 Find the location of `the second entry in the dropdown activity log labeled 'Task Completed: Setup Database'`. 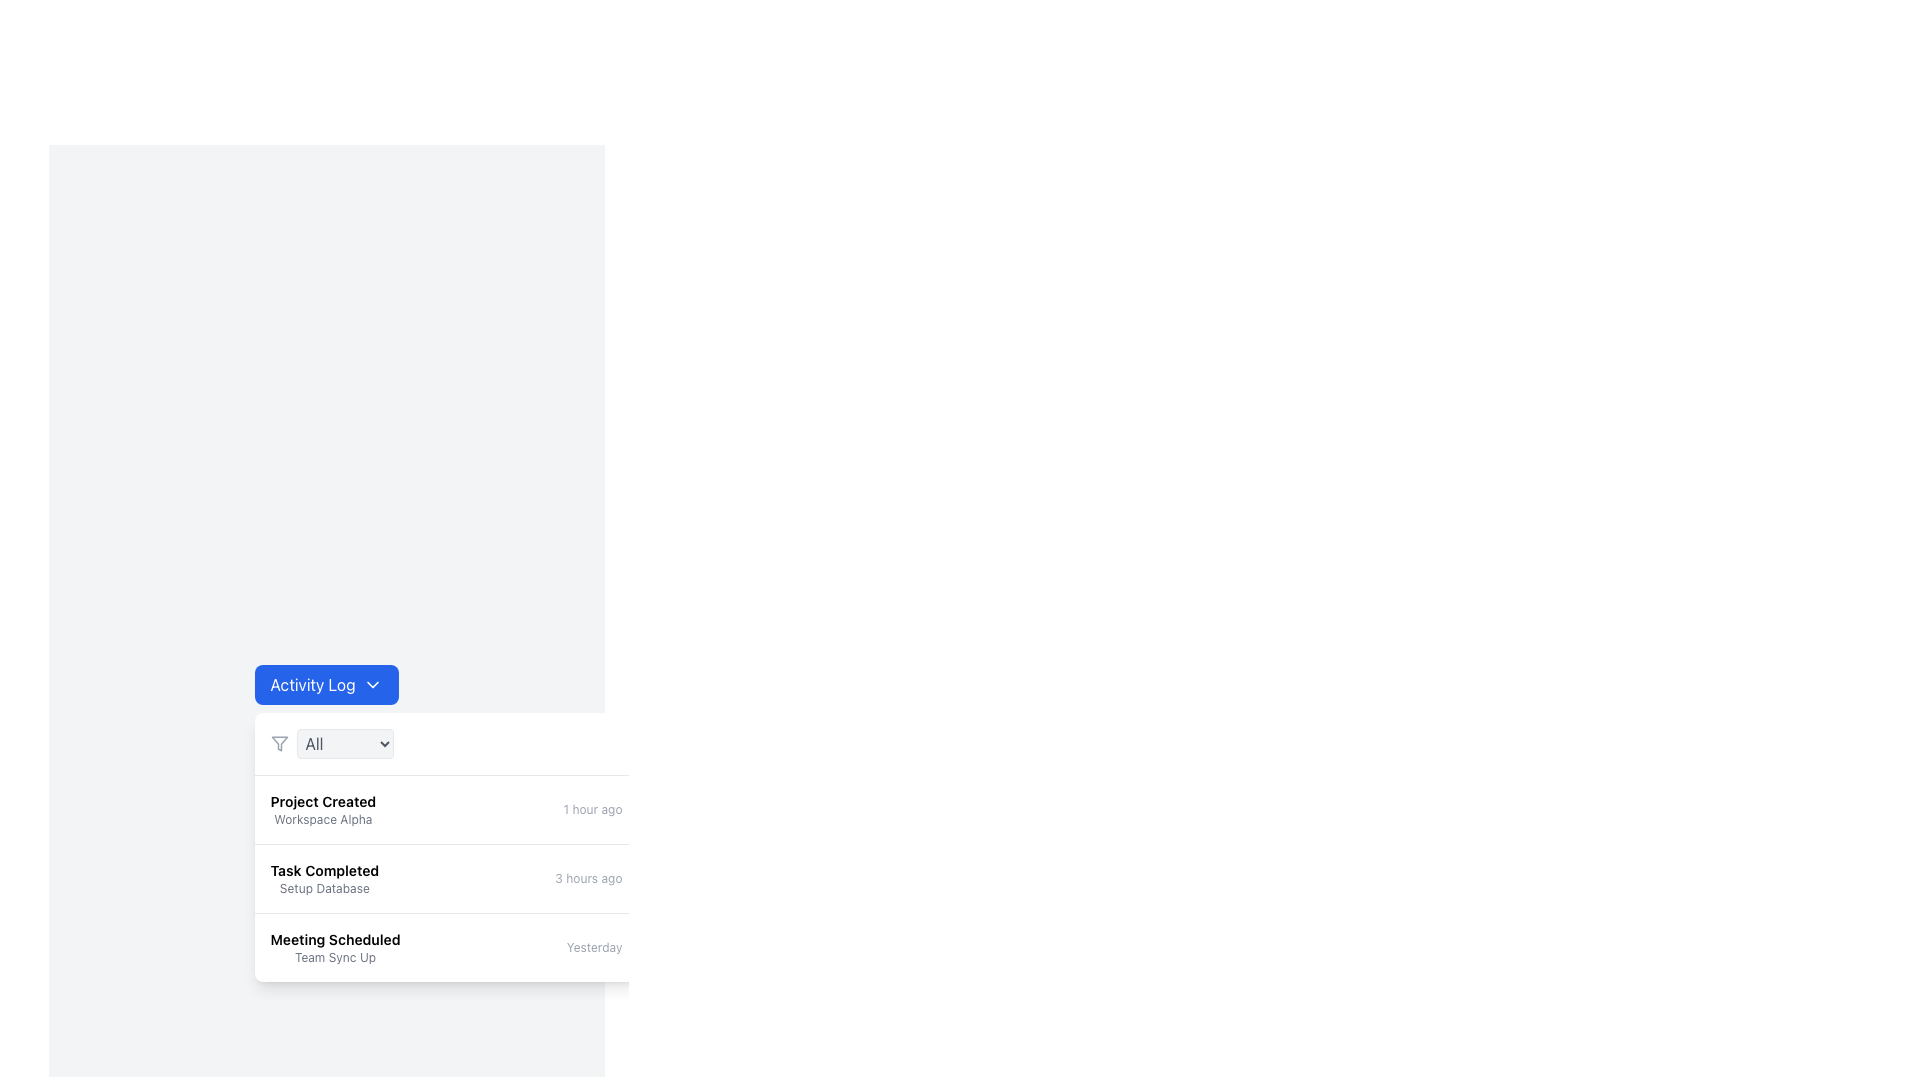

the second entry in the dropdown activity log labeled 'Task Completed: Setup Database' is located at coordinates (445, 847).